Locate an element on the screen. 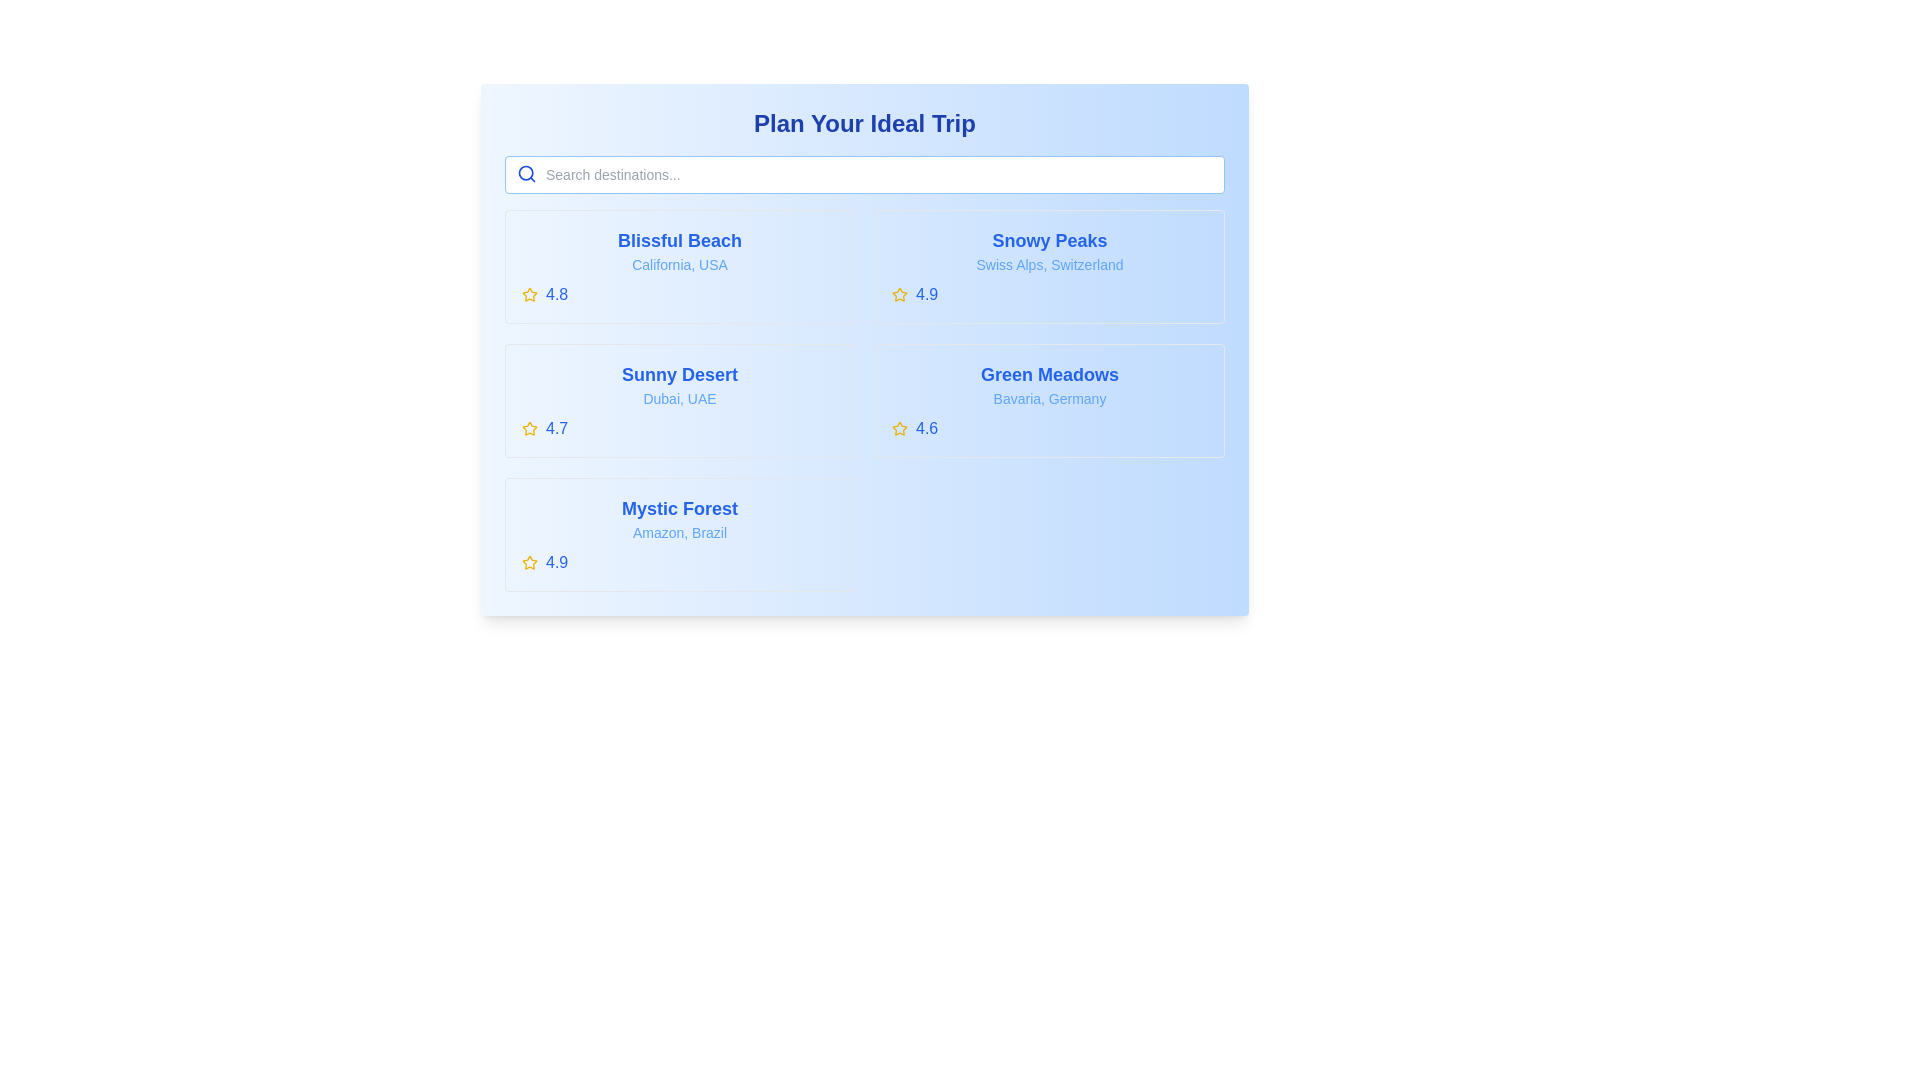  the text label that conveys the numerical rating of 'Sunny Desert', located in the lower-left segment of the interface within the rating section is located at coordinates (557, 427).